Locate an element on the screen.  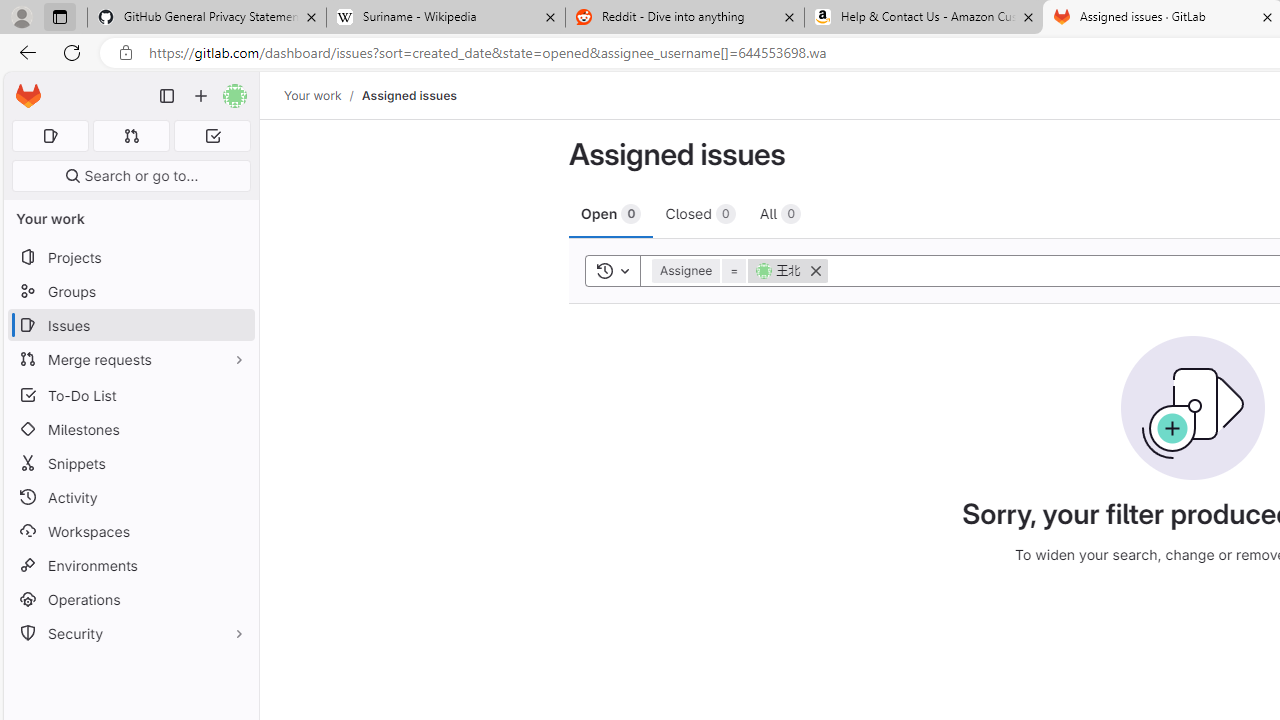
'Assigned issues' is located at coordinates (407, 95).